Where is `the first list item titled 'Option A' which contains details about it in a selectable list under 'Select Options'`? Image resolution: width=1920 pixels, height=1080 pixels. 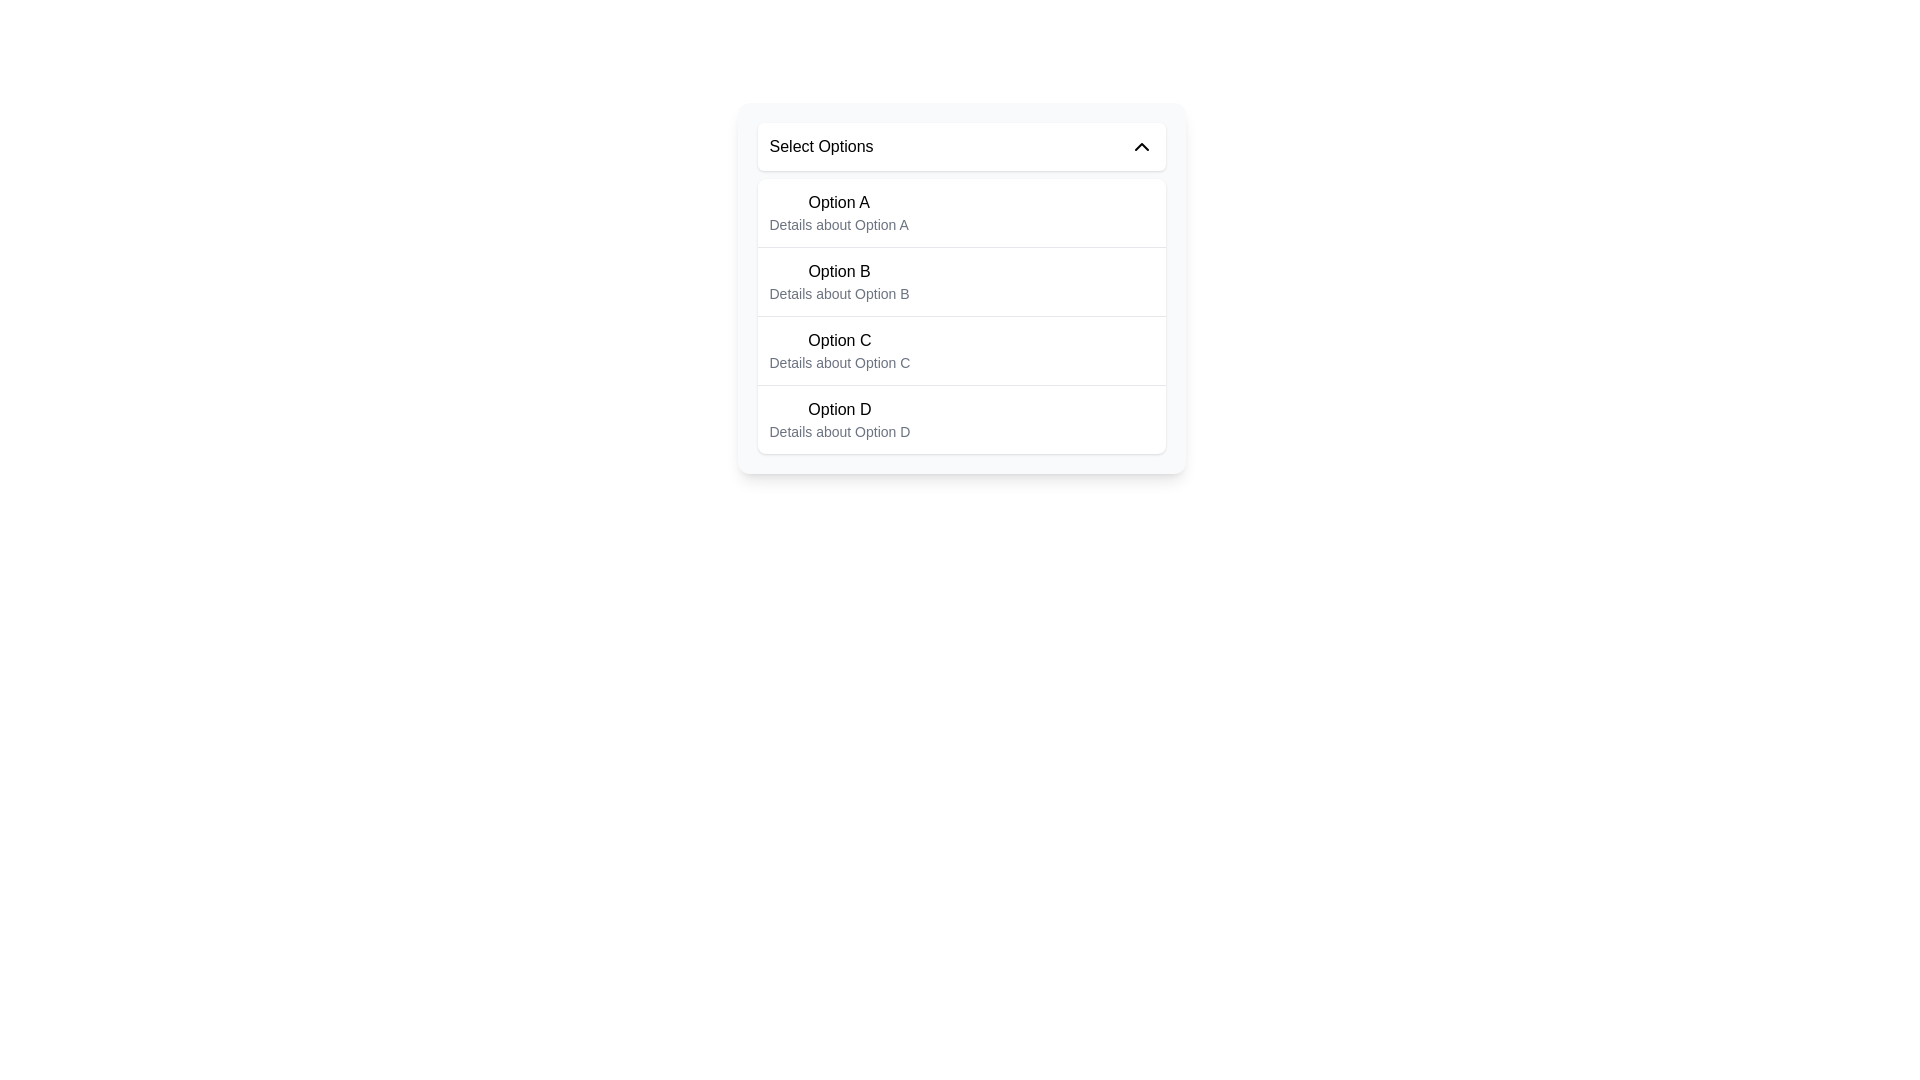
the first list item titled 'Option A' which contains details about it in a selectable list under 'Select Options' is located at coordinates (839, 212).